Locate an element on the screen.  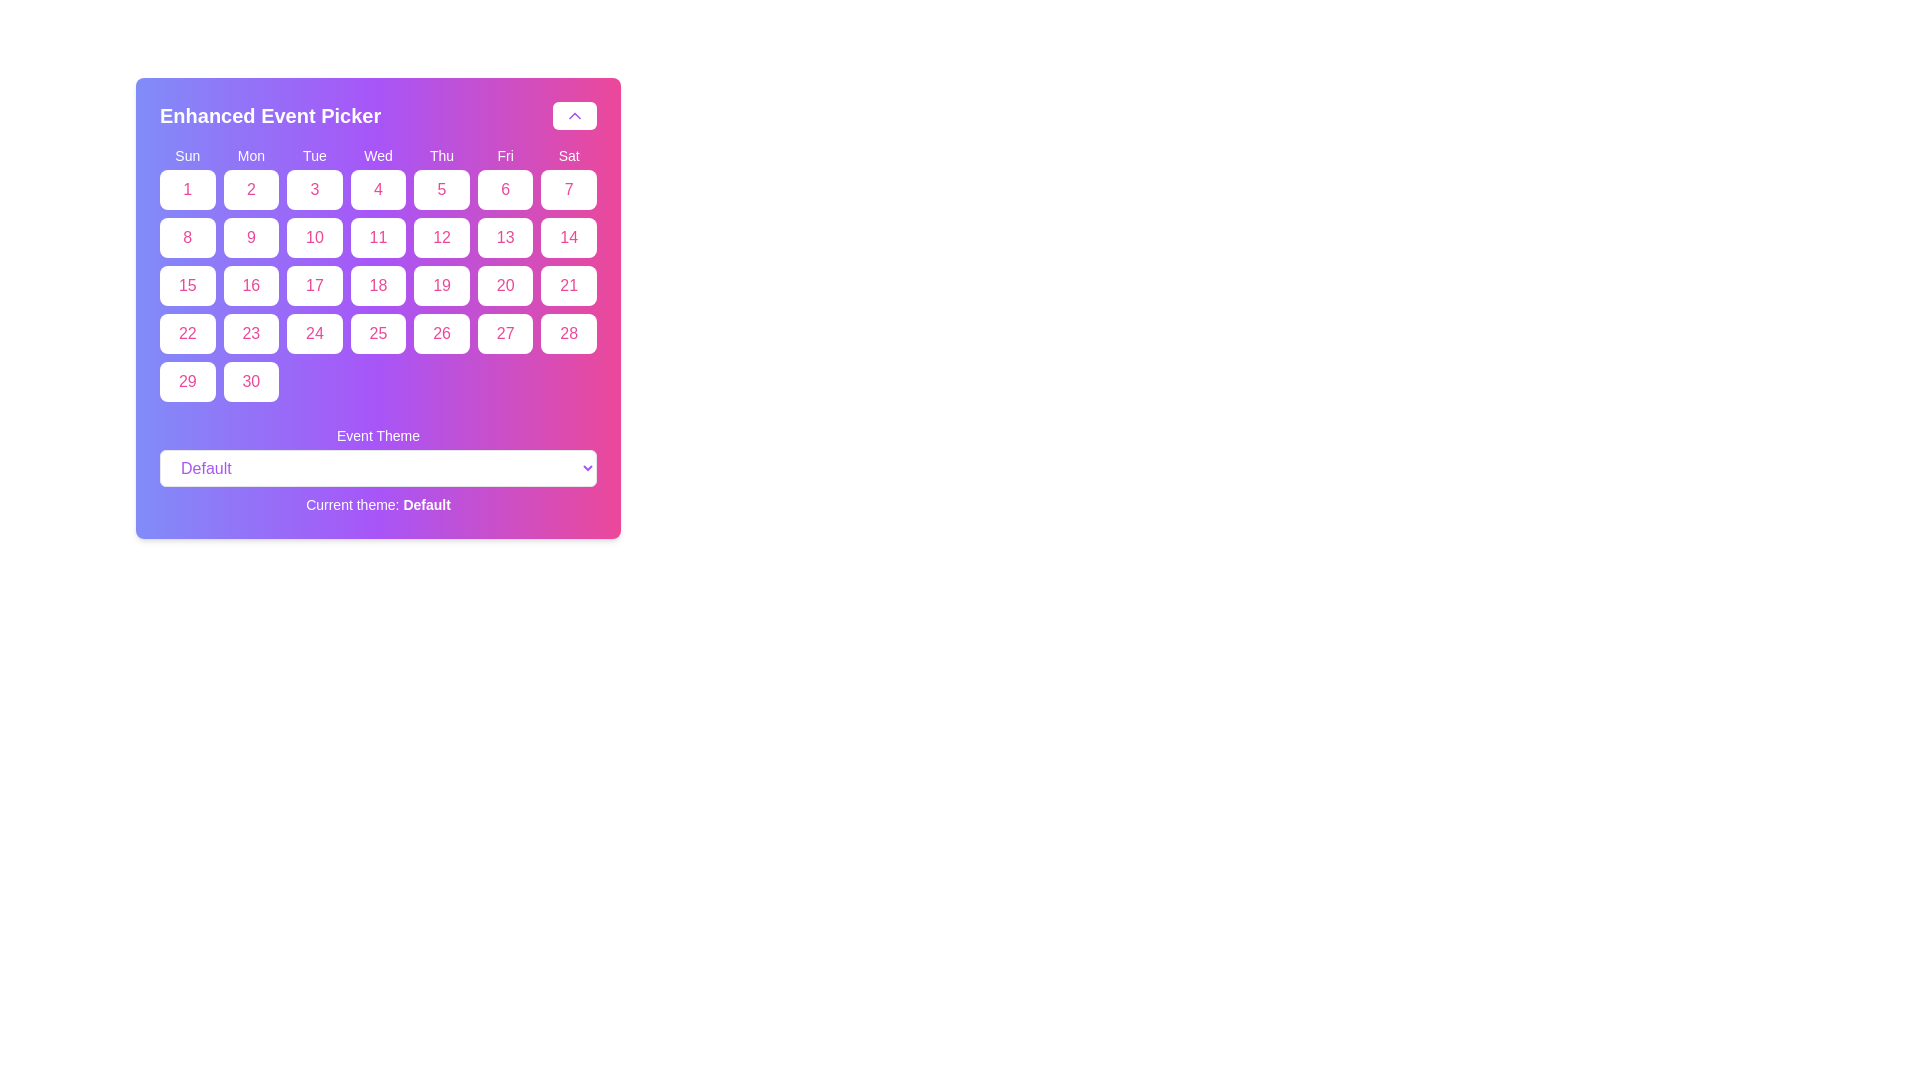
the button indicating the 27th day of the month in the calendar interface is located at coordinates (505, 333).